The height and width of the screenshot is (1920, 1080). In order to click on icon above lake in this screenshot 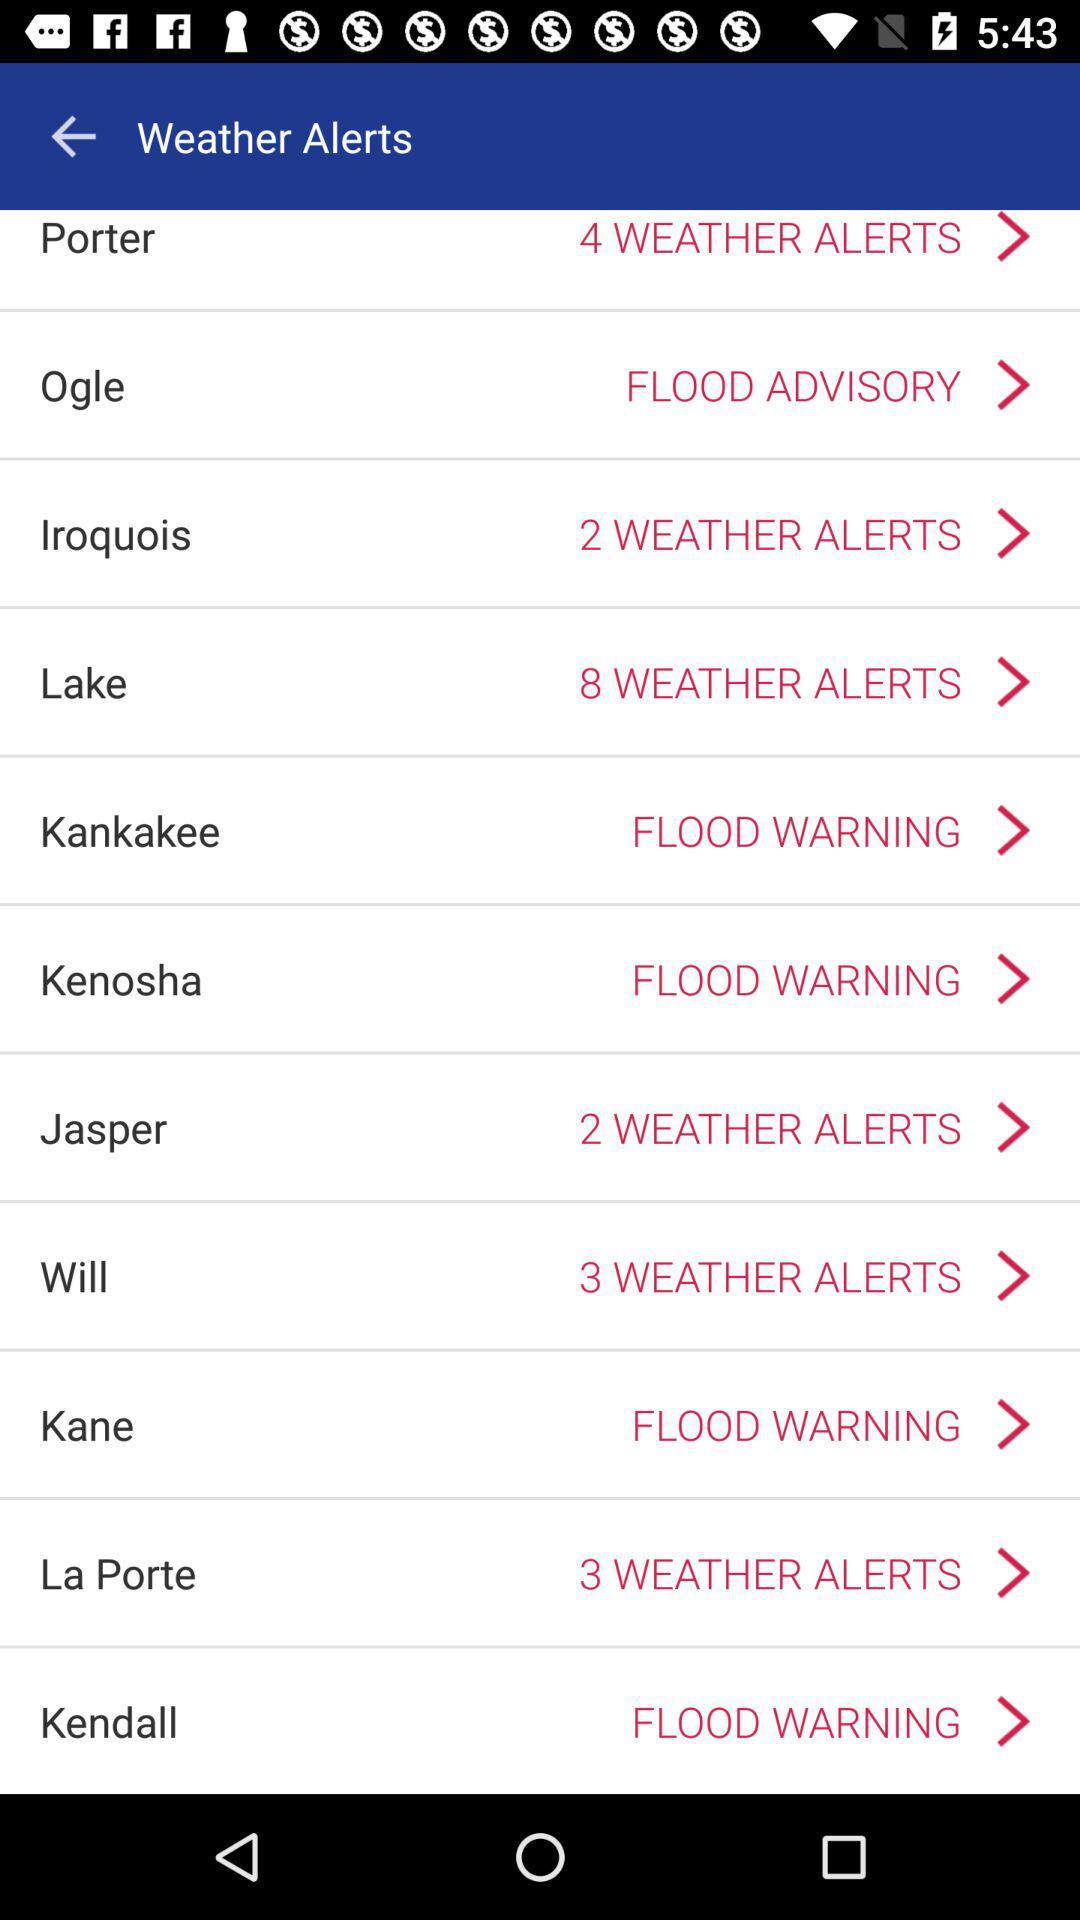, I will do `click(115, 533)`.